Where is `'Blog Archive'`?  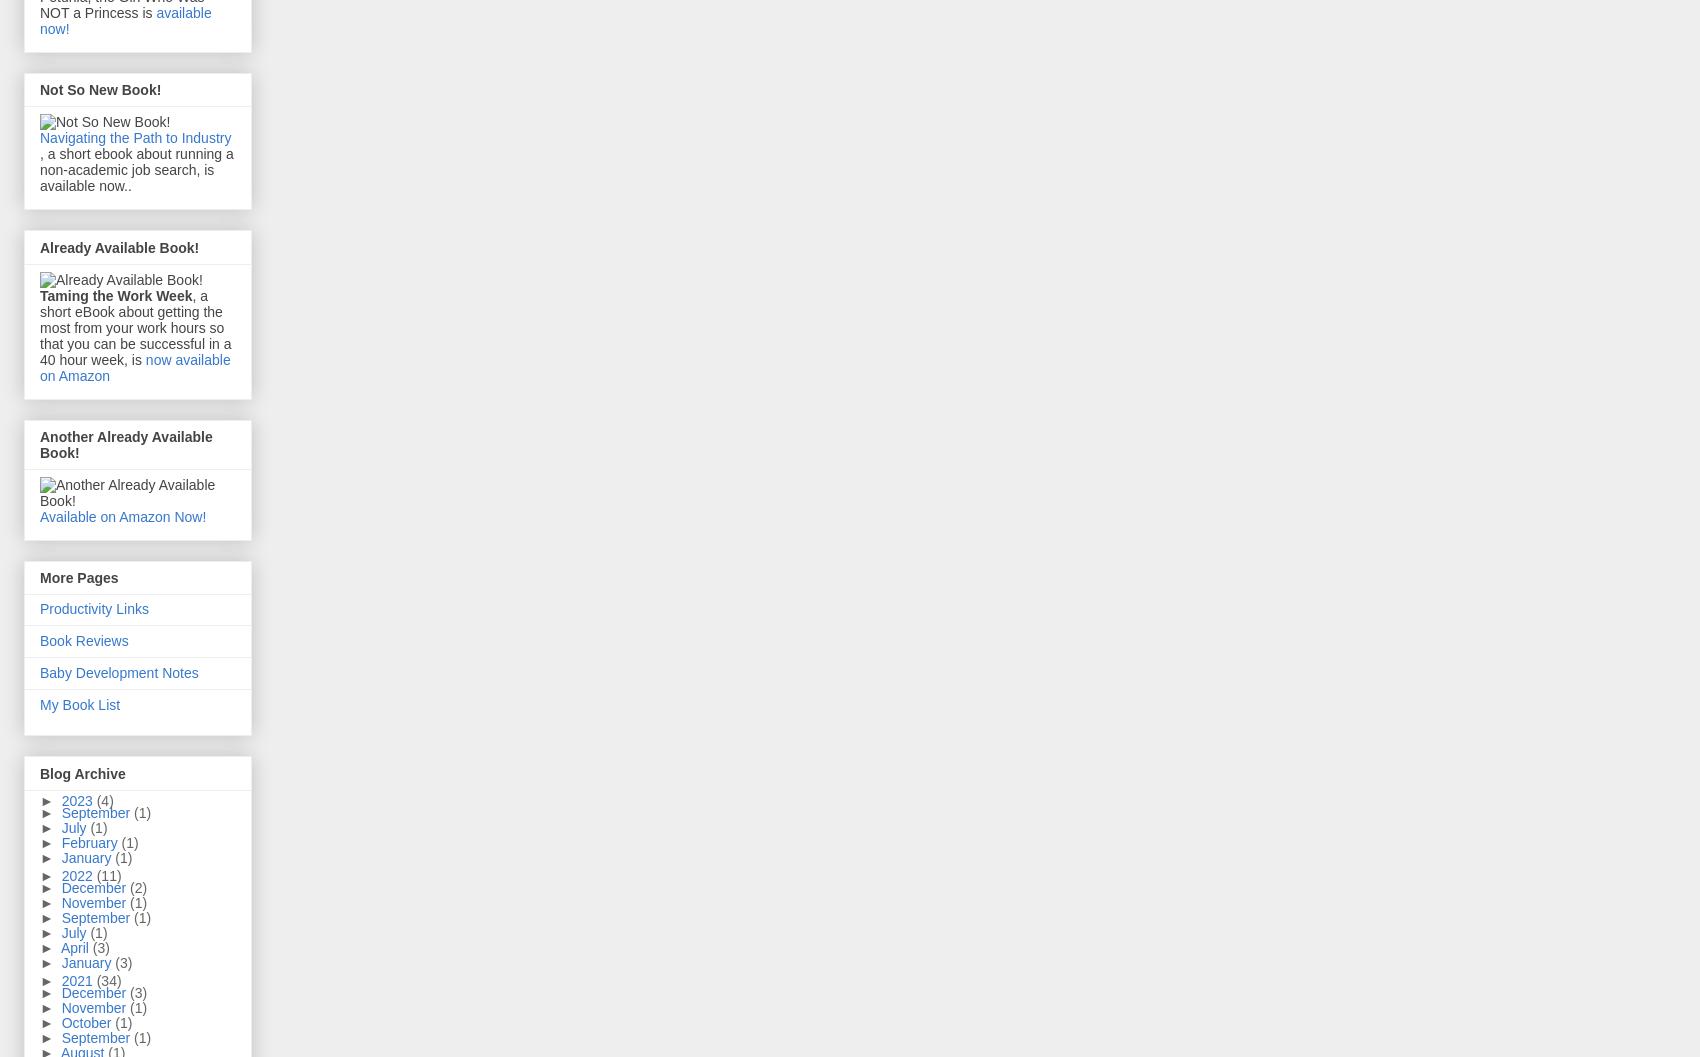
'Blog Archive' is located at coordinates (82, 772).